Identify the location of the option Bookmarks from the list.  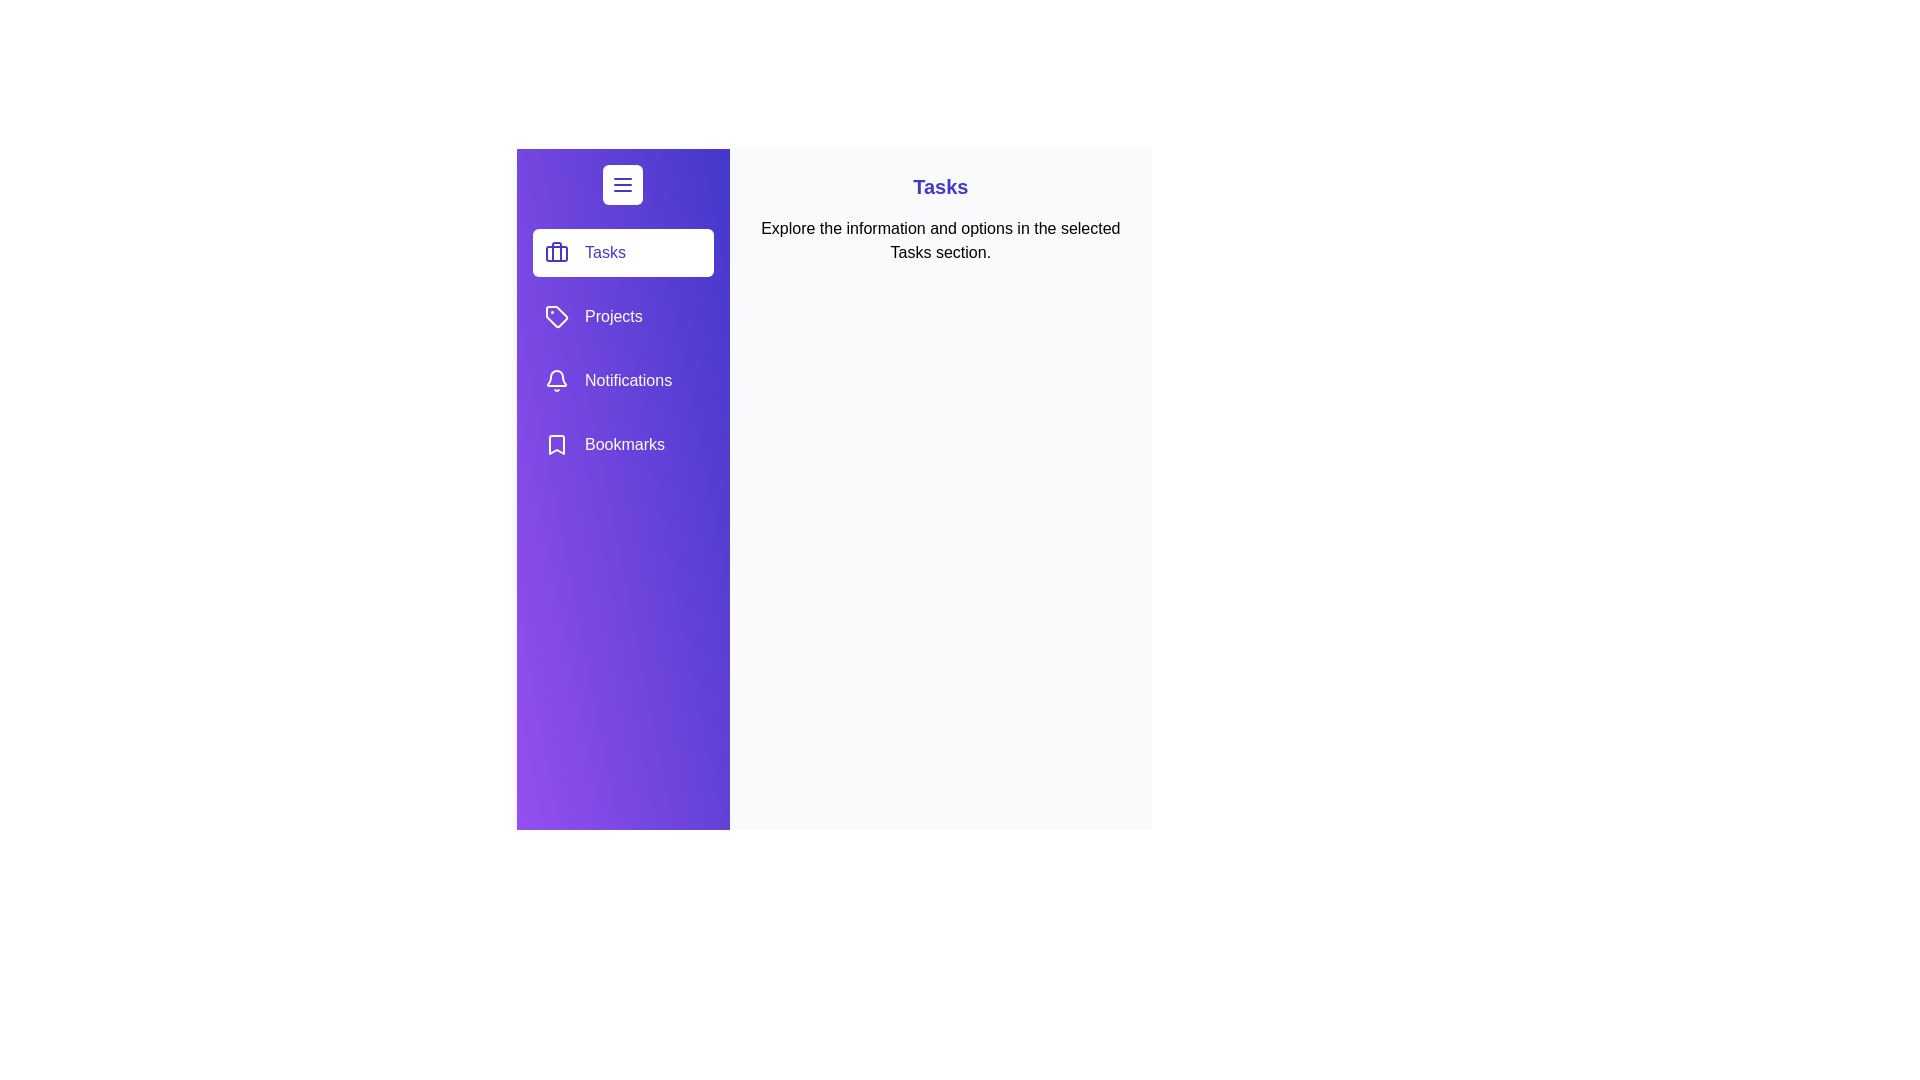
(622, 443).